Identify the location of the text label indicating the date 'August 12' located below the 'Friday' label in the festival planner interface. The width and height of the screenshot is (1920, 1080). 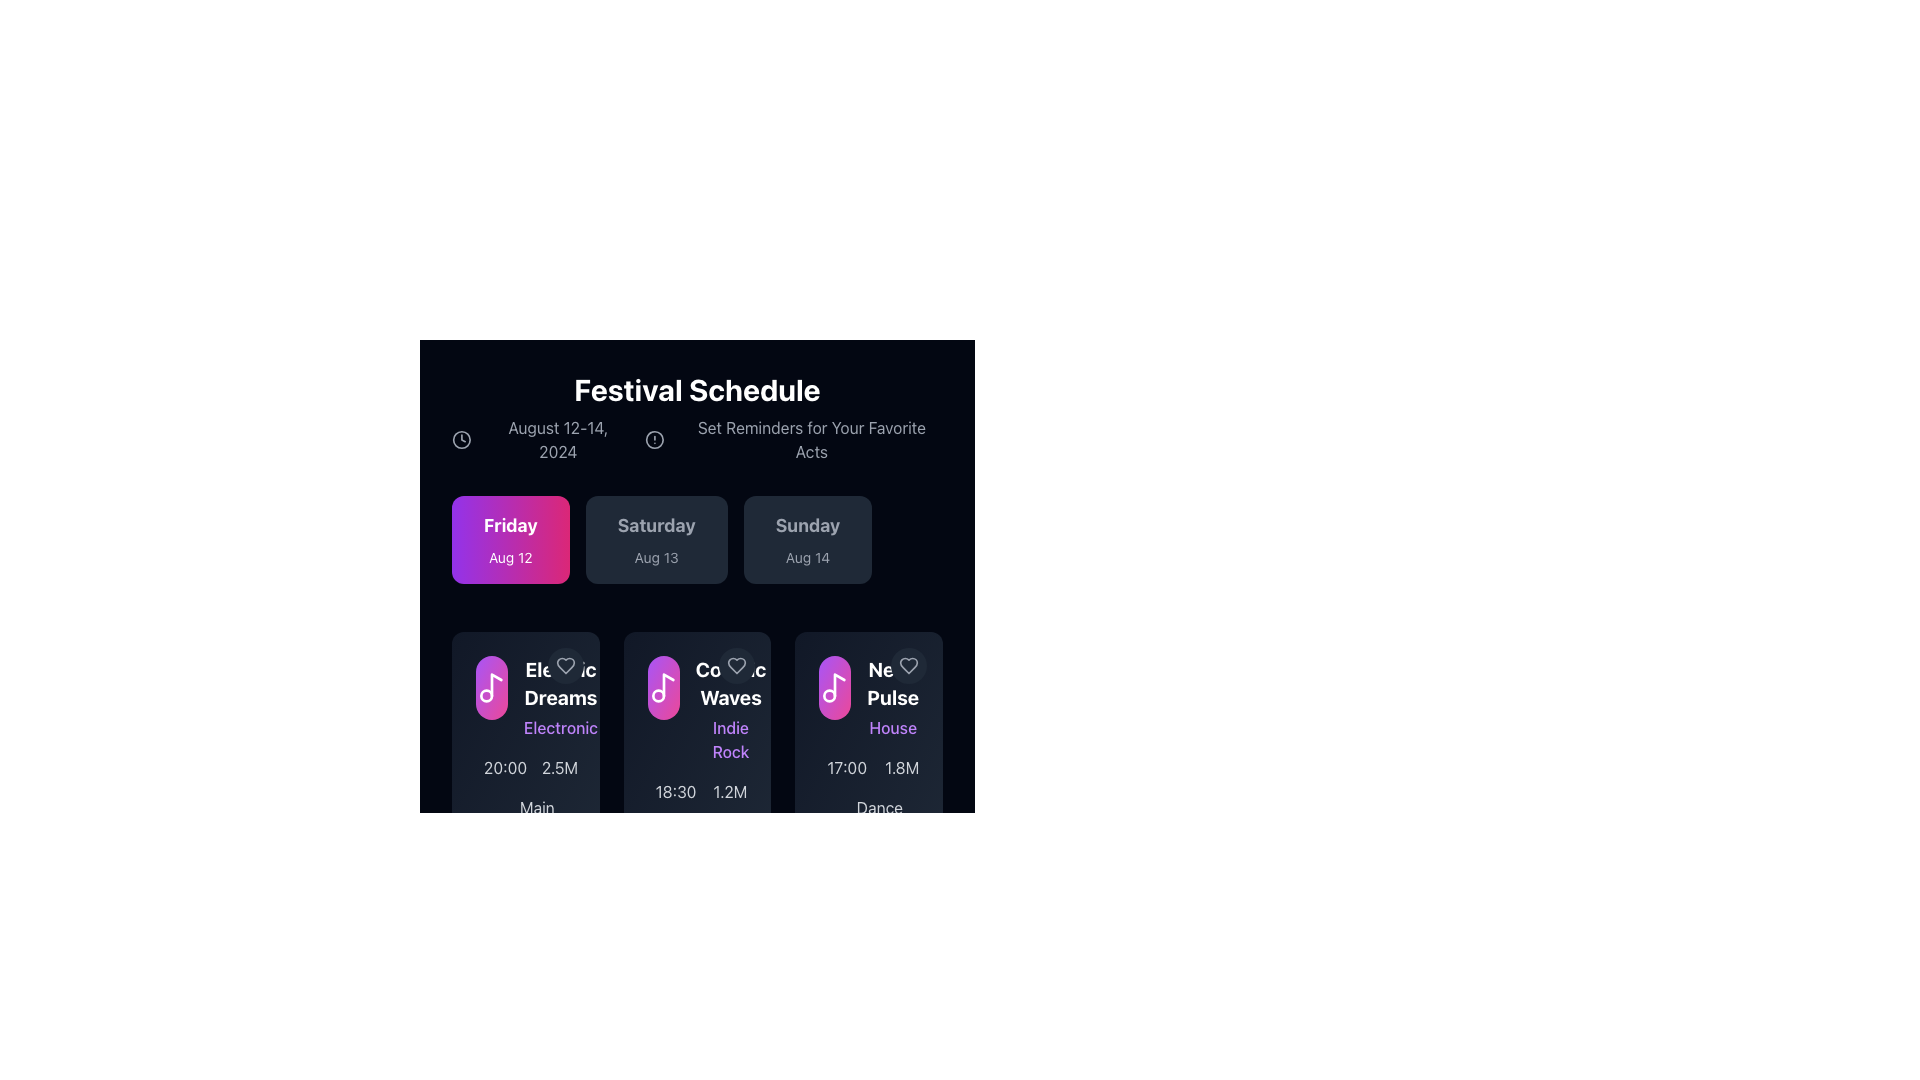
(510, 558).